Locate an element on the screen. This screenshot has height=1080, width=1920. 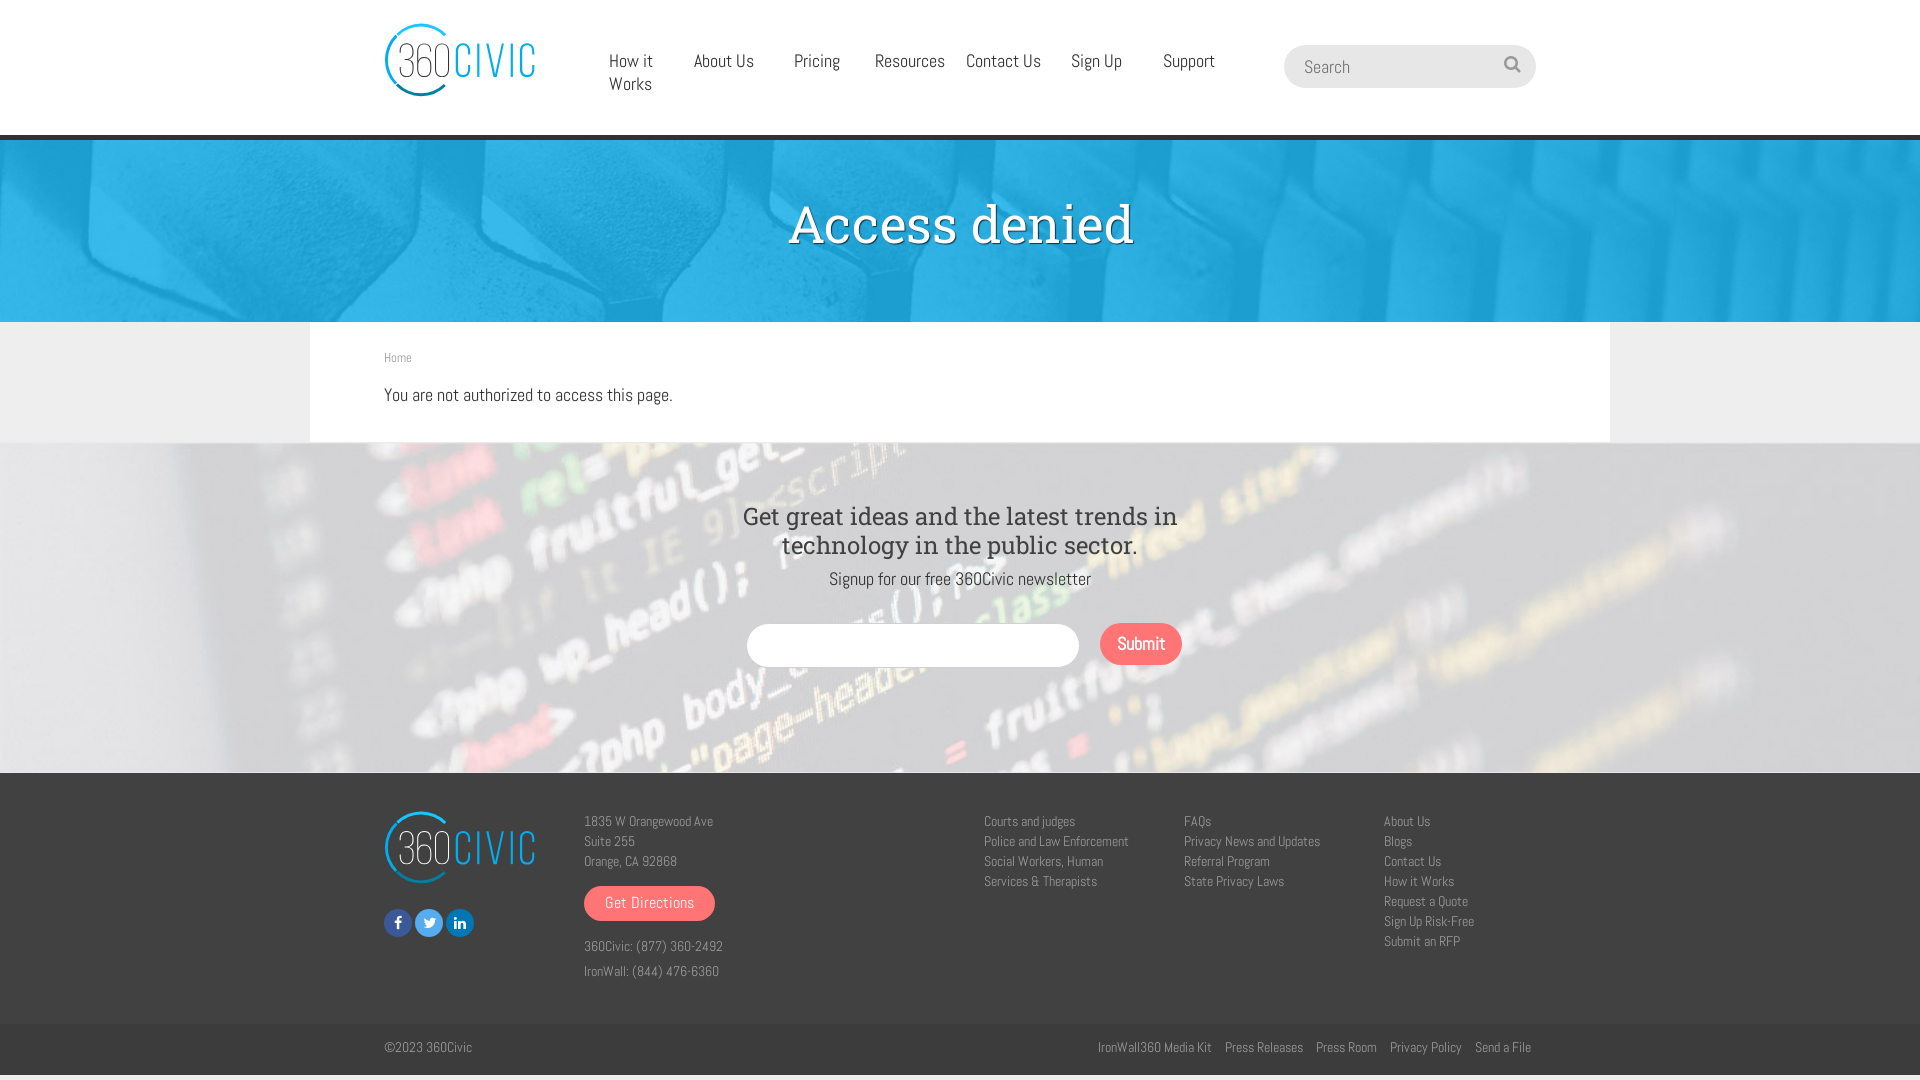
'Contact Us' is located at coordinates (1003, 60).